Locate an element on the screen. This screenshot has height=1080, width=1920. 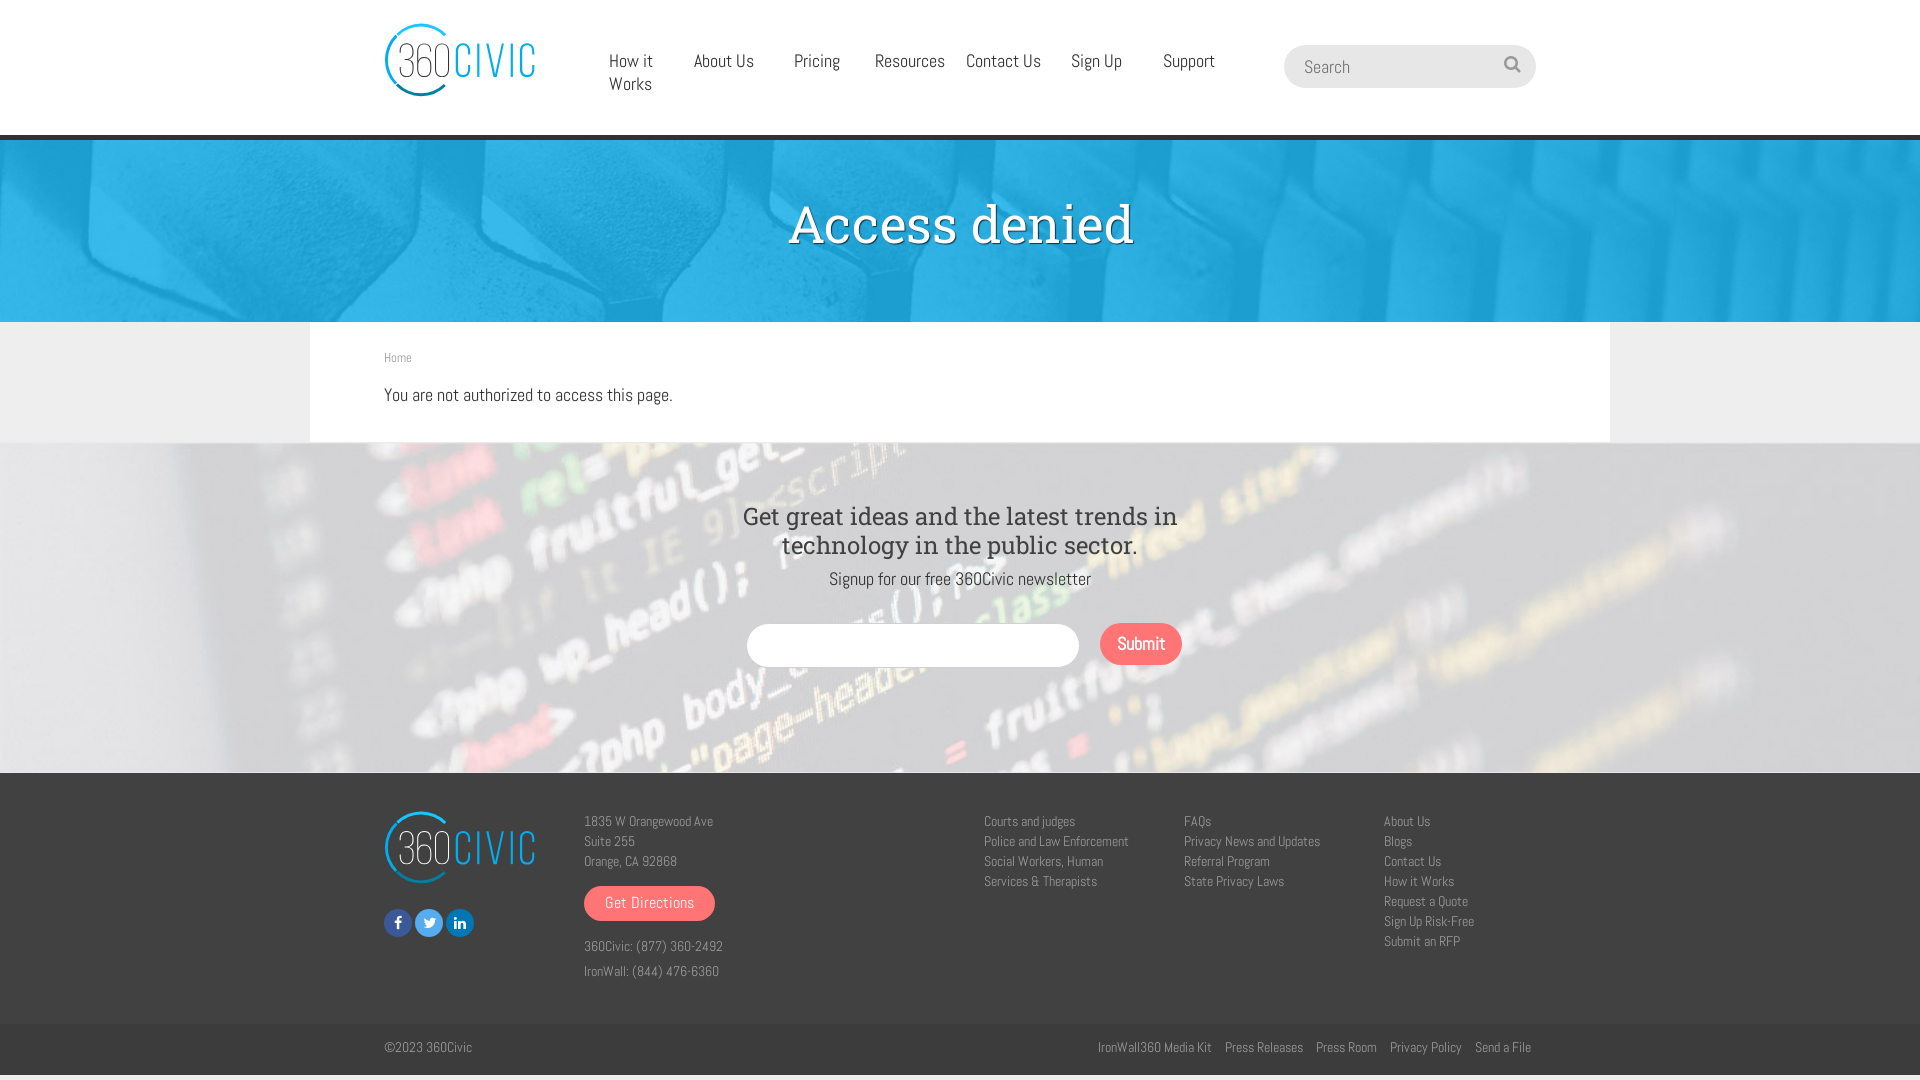
'Contact Us' is located at coordinates (1003, 60).